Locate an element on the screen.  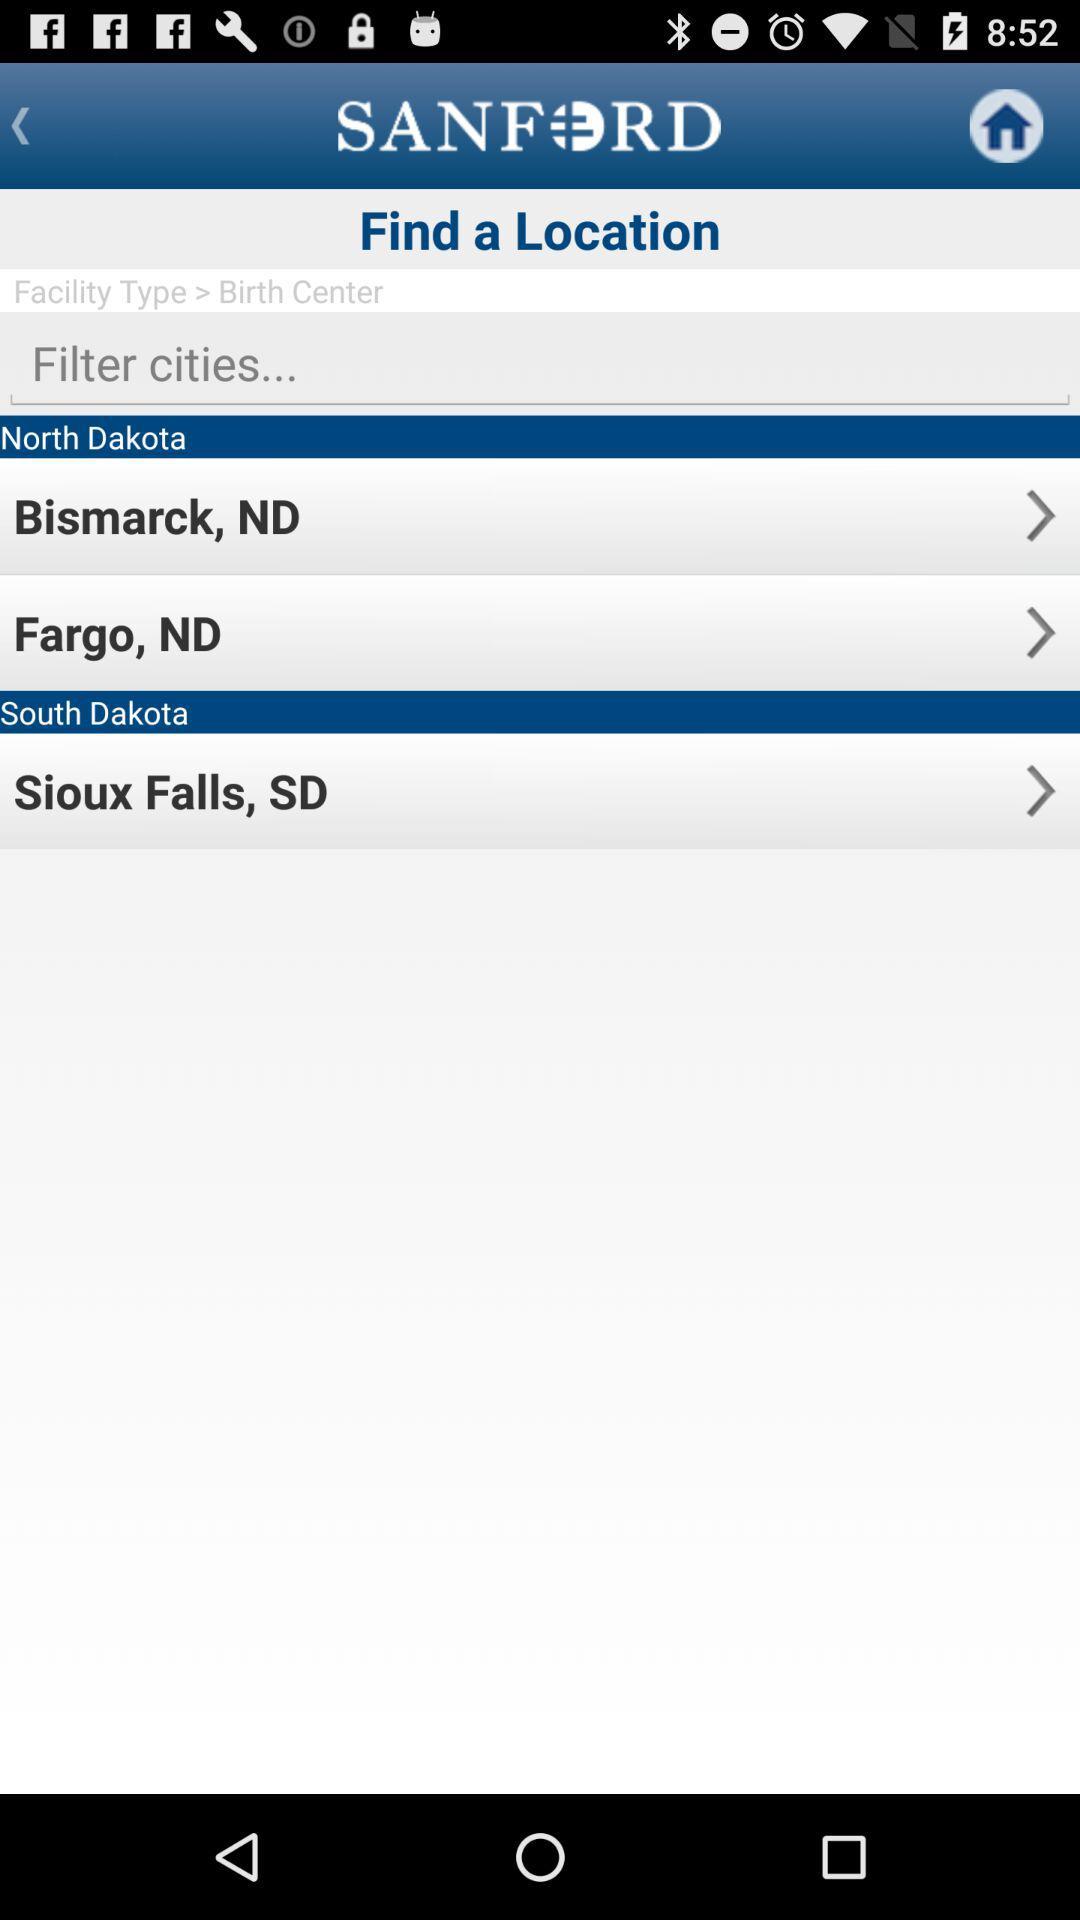
the home icon which is on top right side is located at coordinates (1006, 124).